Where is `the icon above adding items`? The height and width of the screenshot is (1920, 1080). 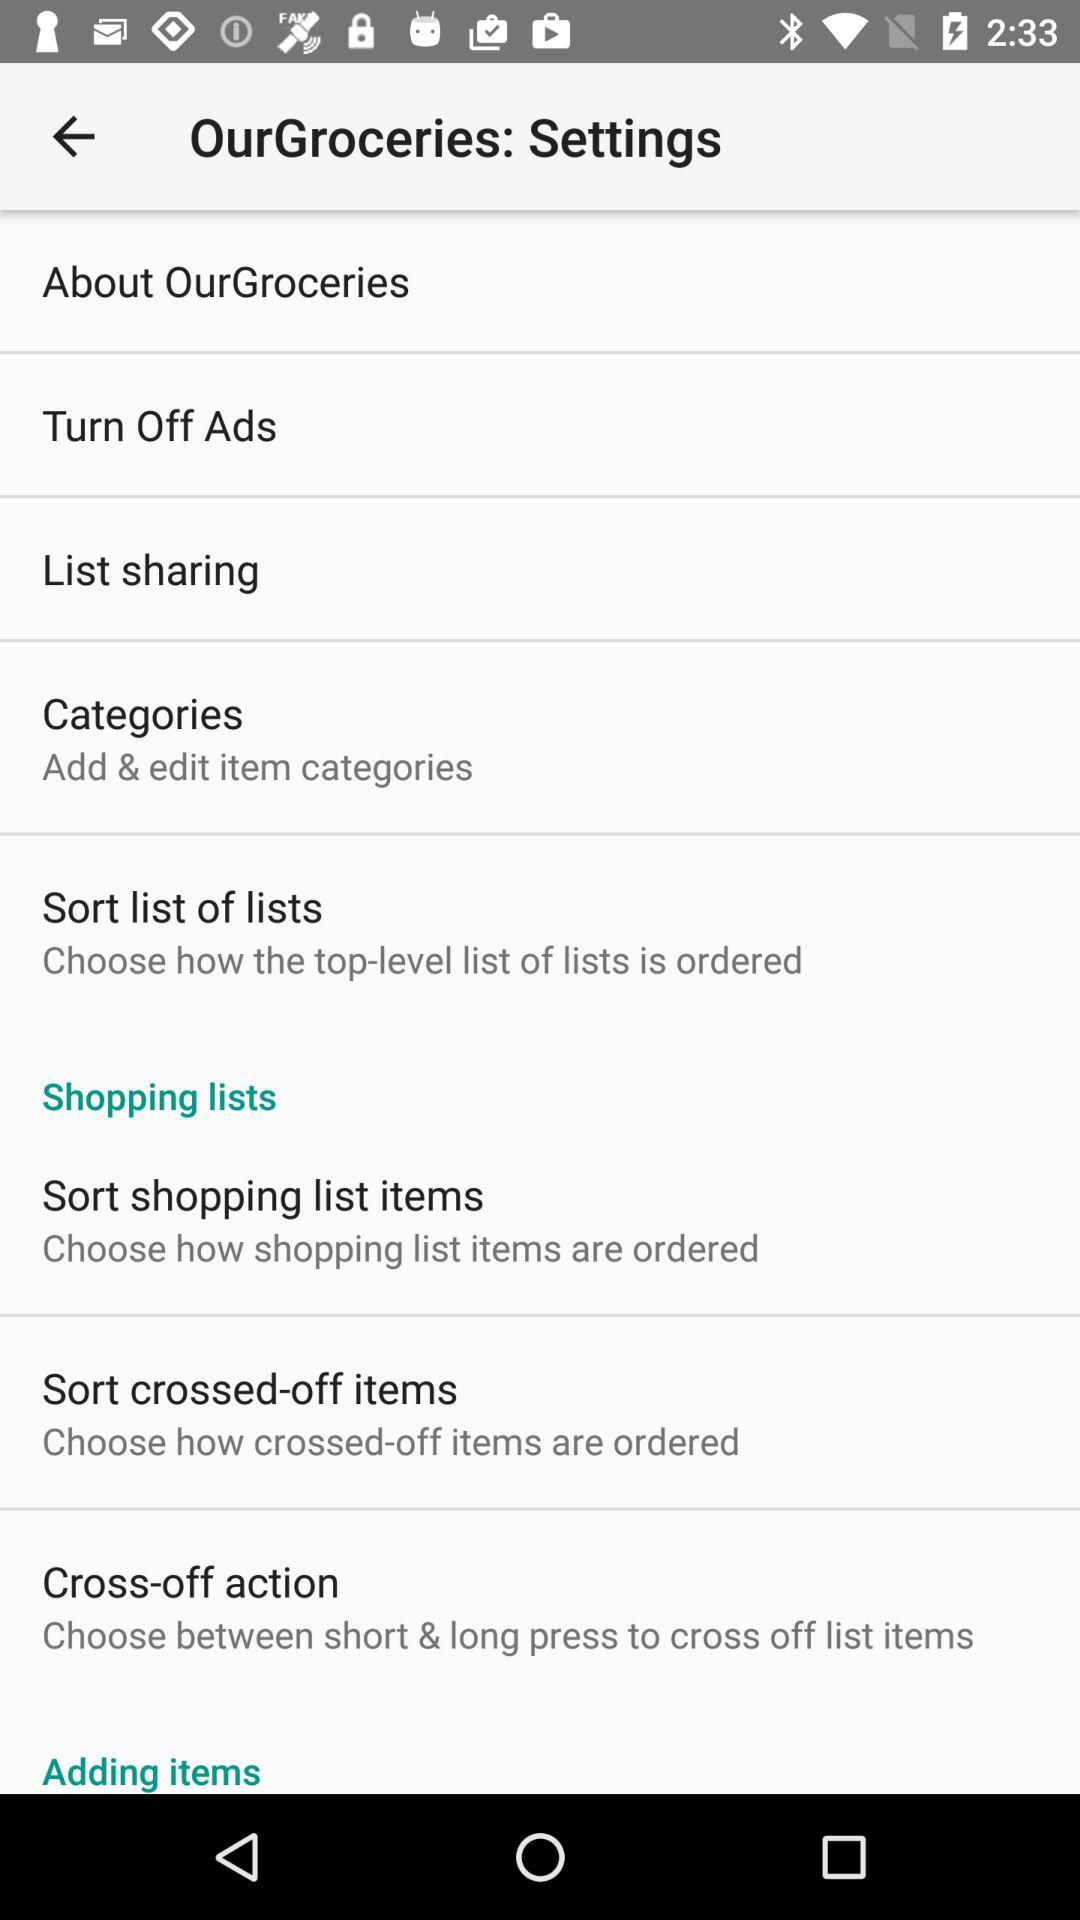 the icon above adding items is located at coordinates (507, 1634).